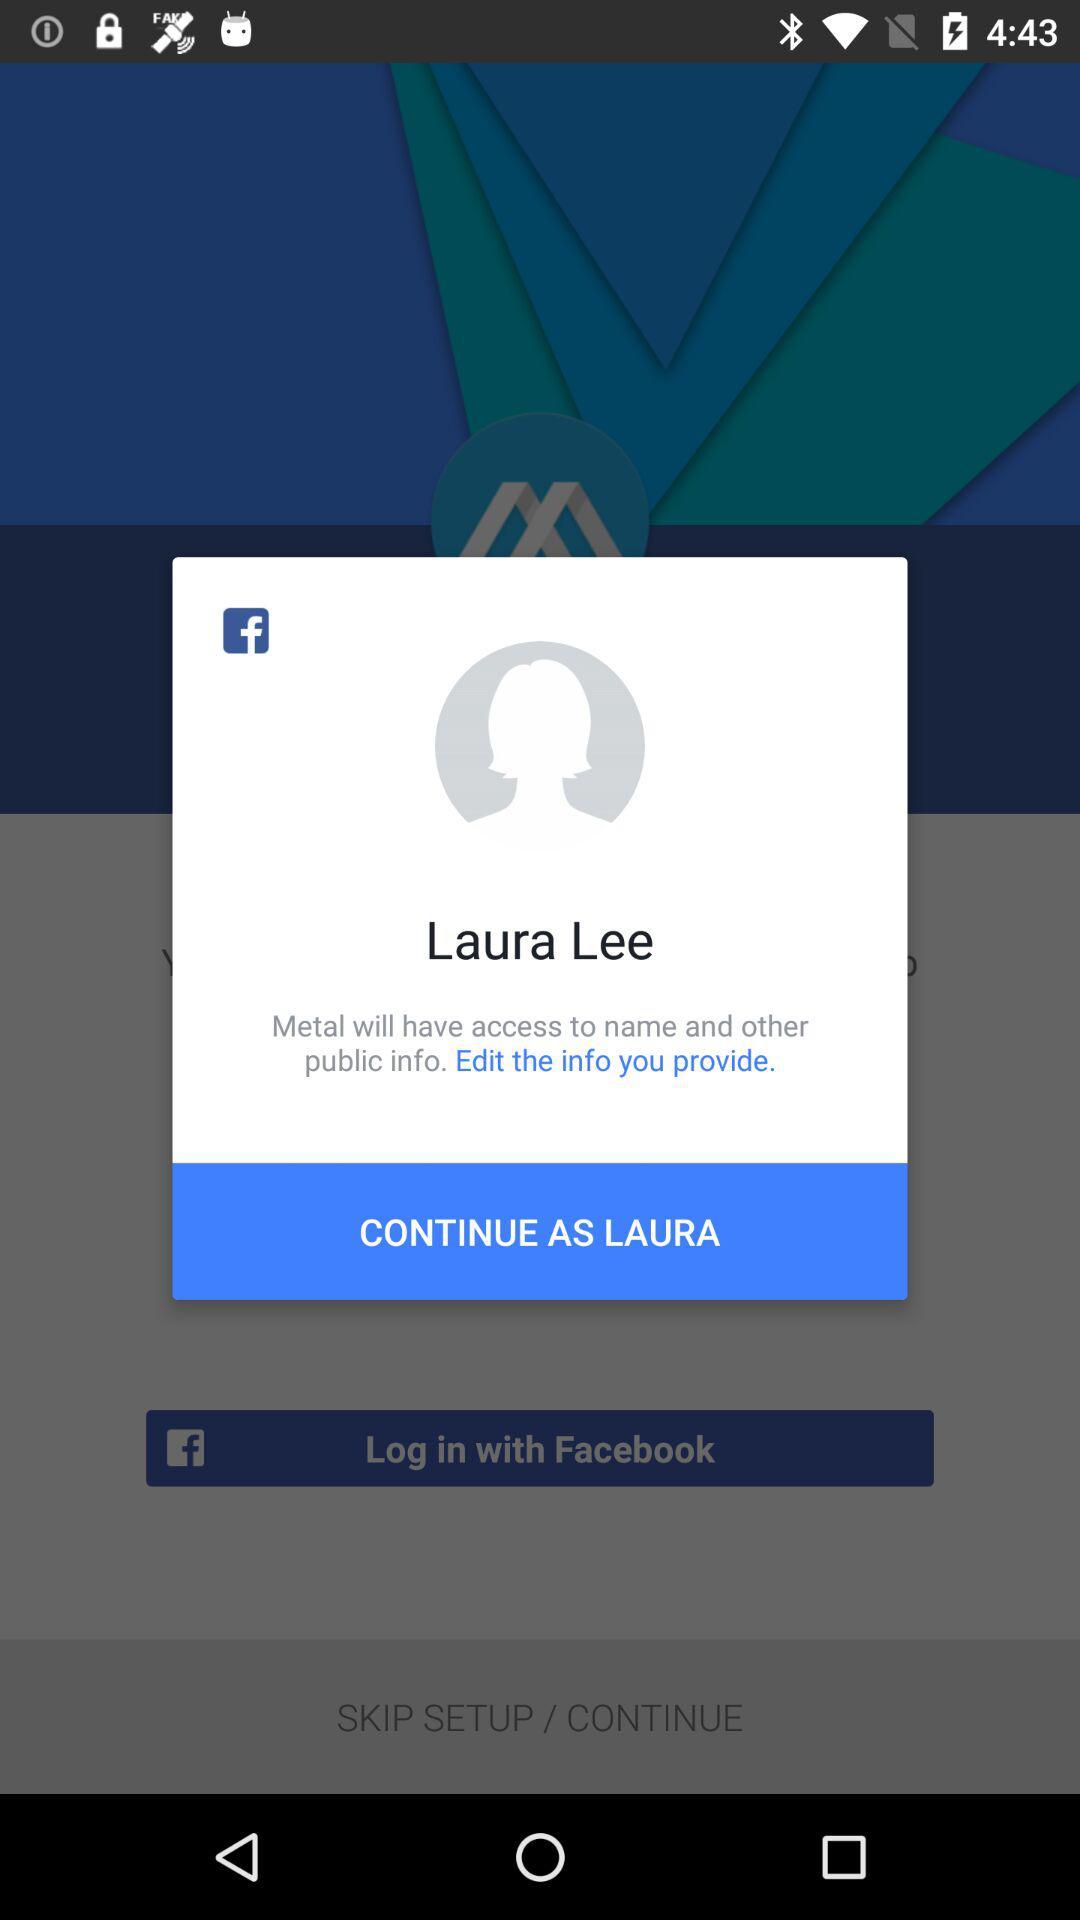 The image size is (1080, 1920). Describe the element at coordinates (540, 1041) in the screenshot. I see `metal will have item` at that location.